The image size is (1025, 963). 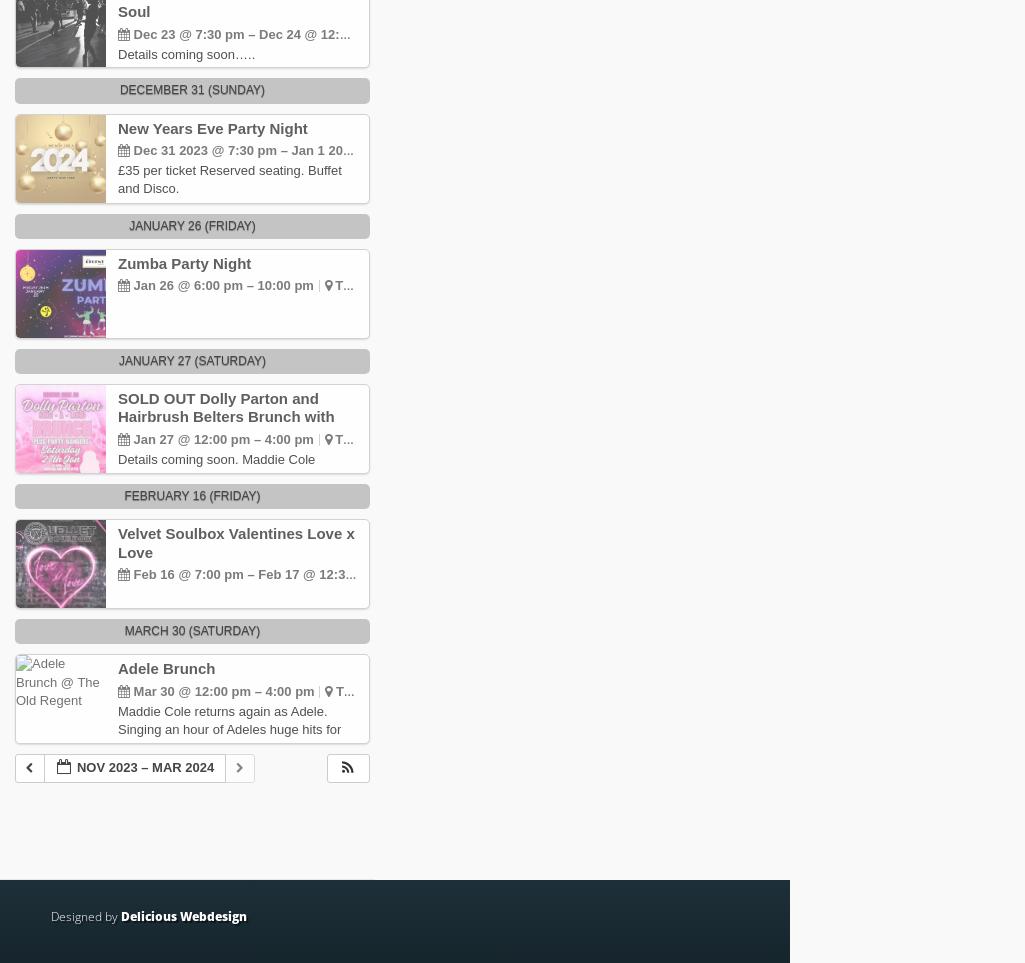 I want to click on 'Dec 23 @ 7:30 pm – Dec 24 @ 12:30 am', so click(x=254, y=32).